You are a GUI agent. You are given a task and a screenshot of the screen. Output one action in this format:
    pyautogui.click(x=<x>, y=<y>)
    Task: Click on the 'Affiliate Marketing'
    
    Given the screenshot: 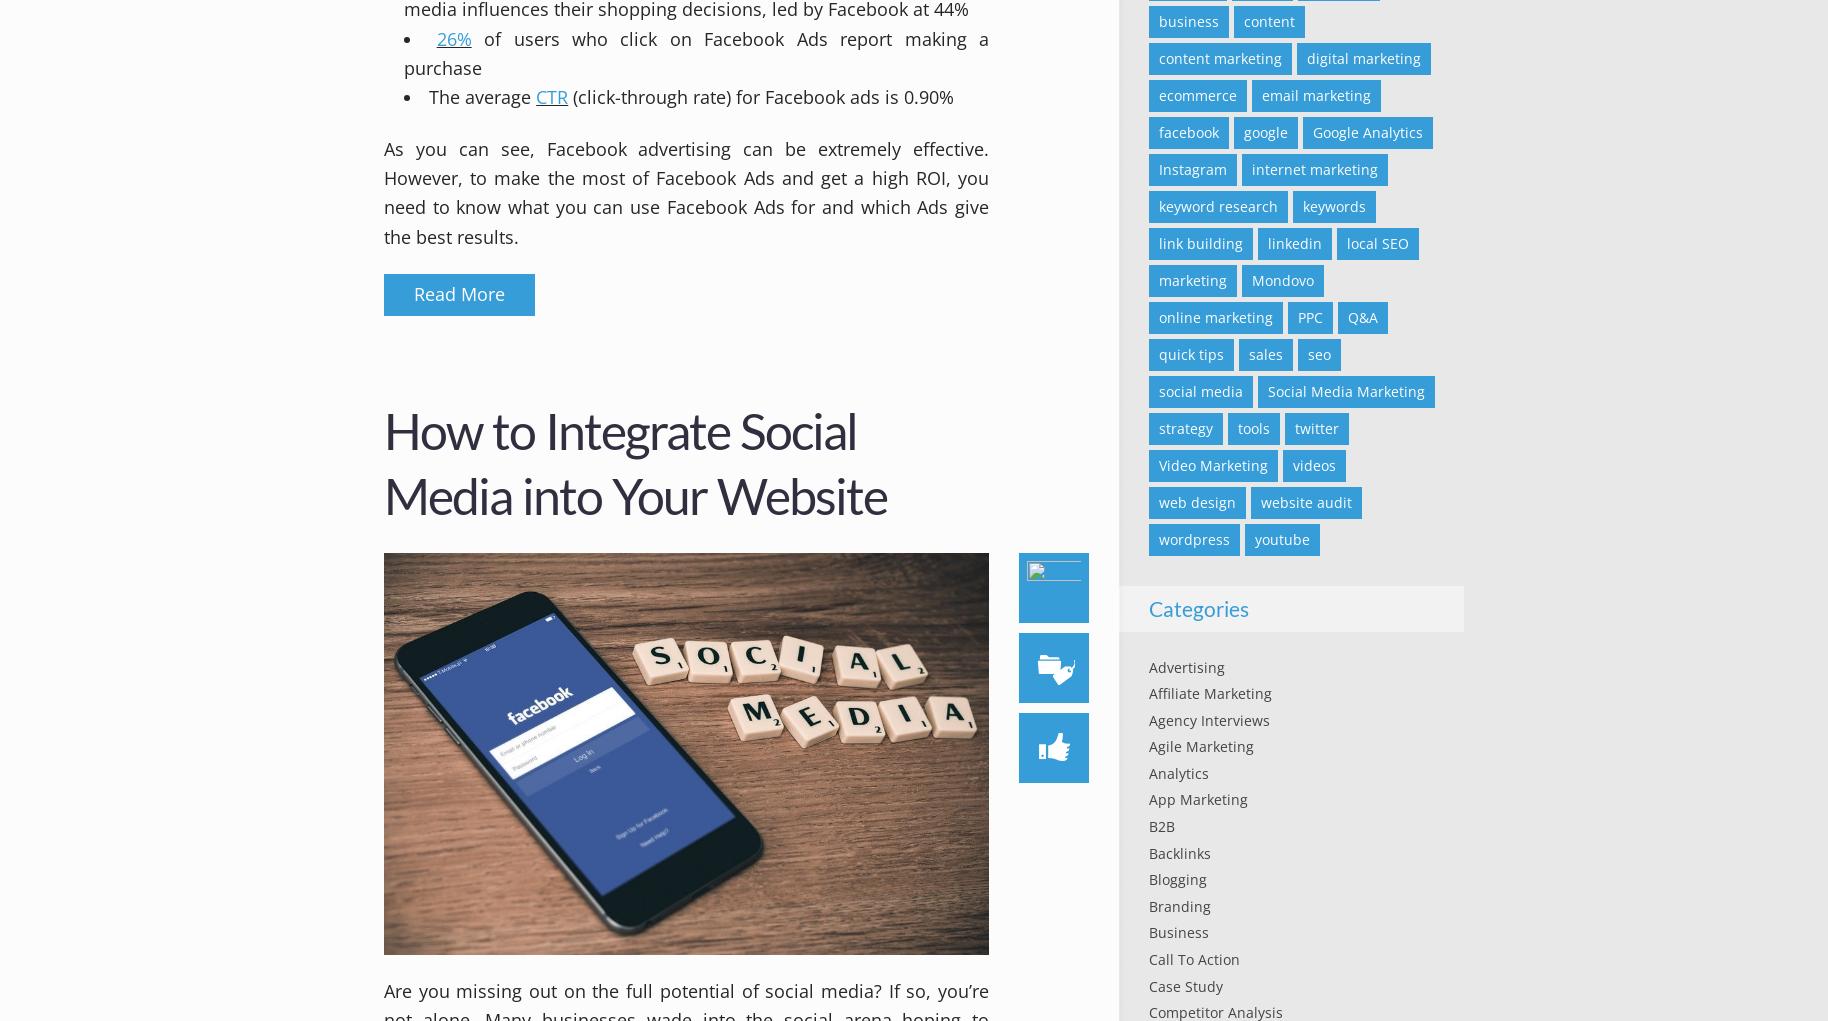 What is the action you would take?
    pyautogui.click(x=1209, y=693)
    